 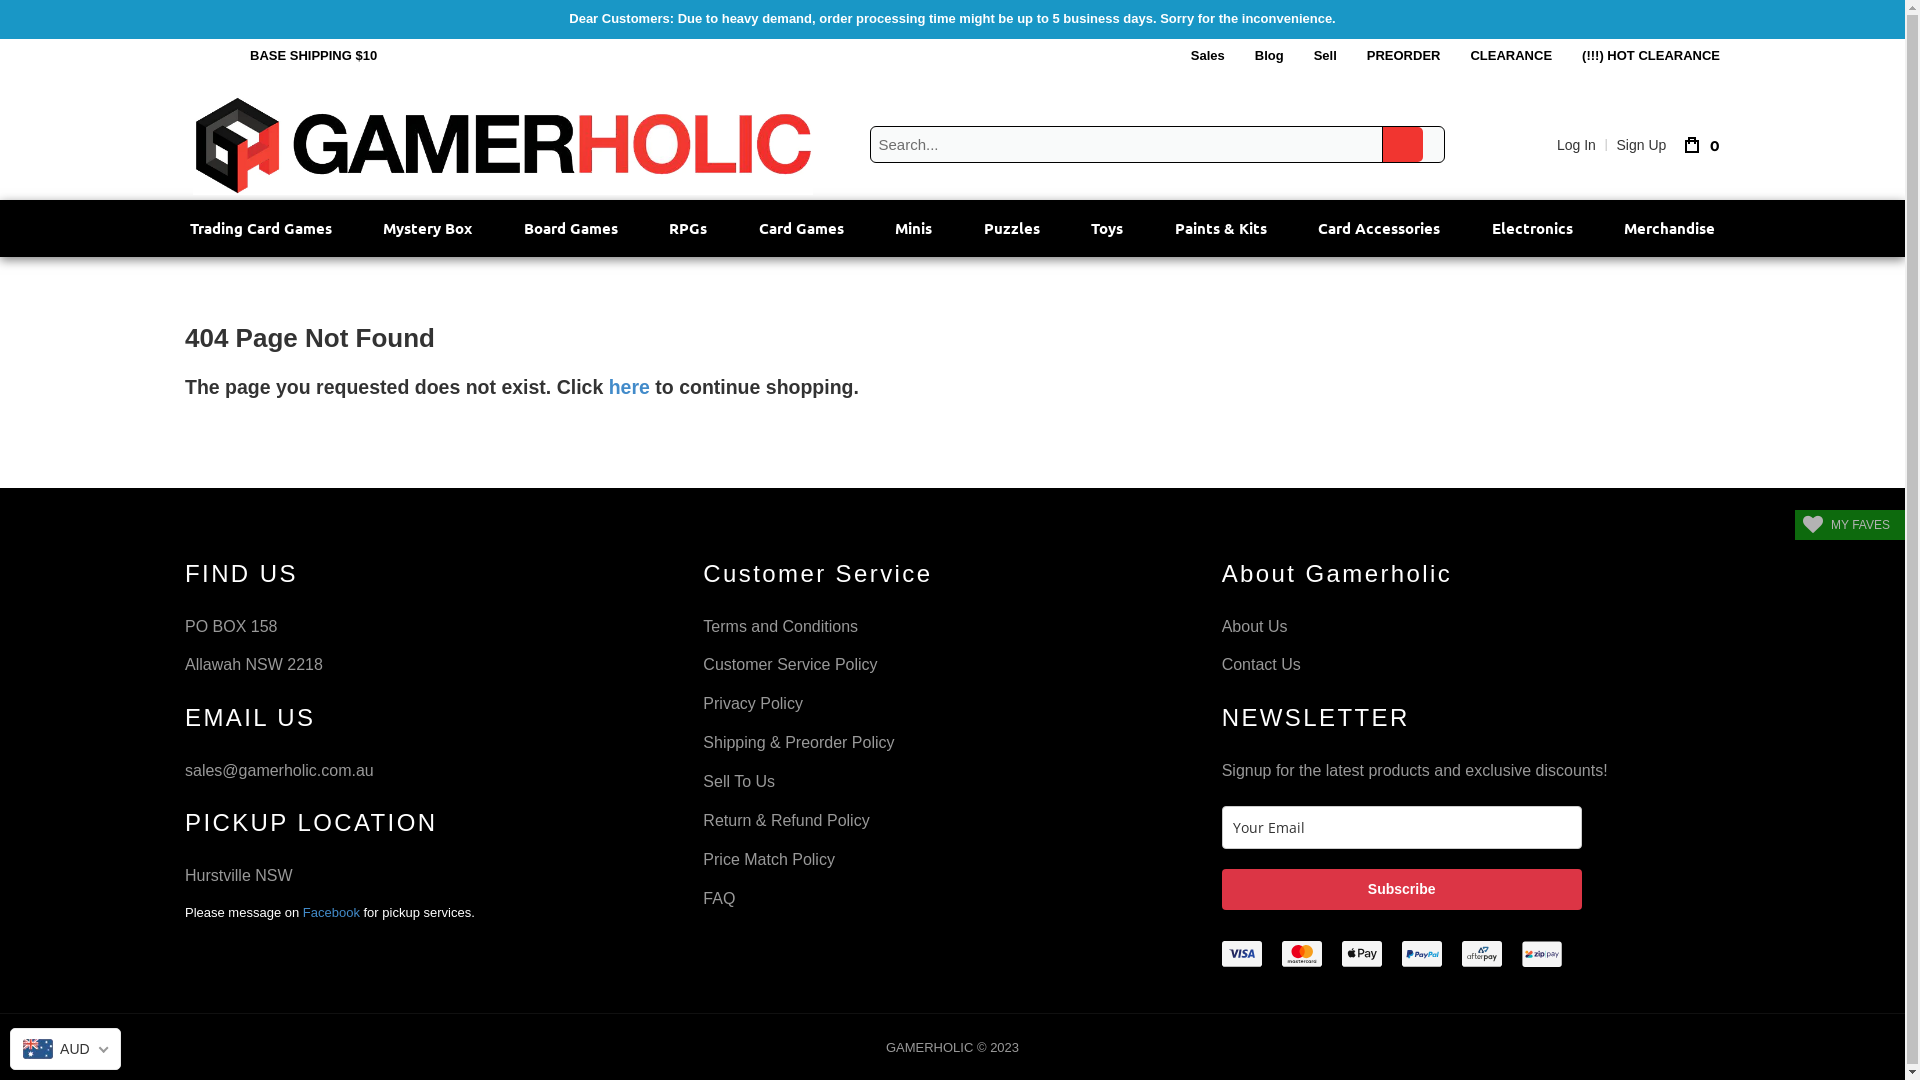 I want to click on 'Electronics', so click(x=1531, y=227).